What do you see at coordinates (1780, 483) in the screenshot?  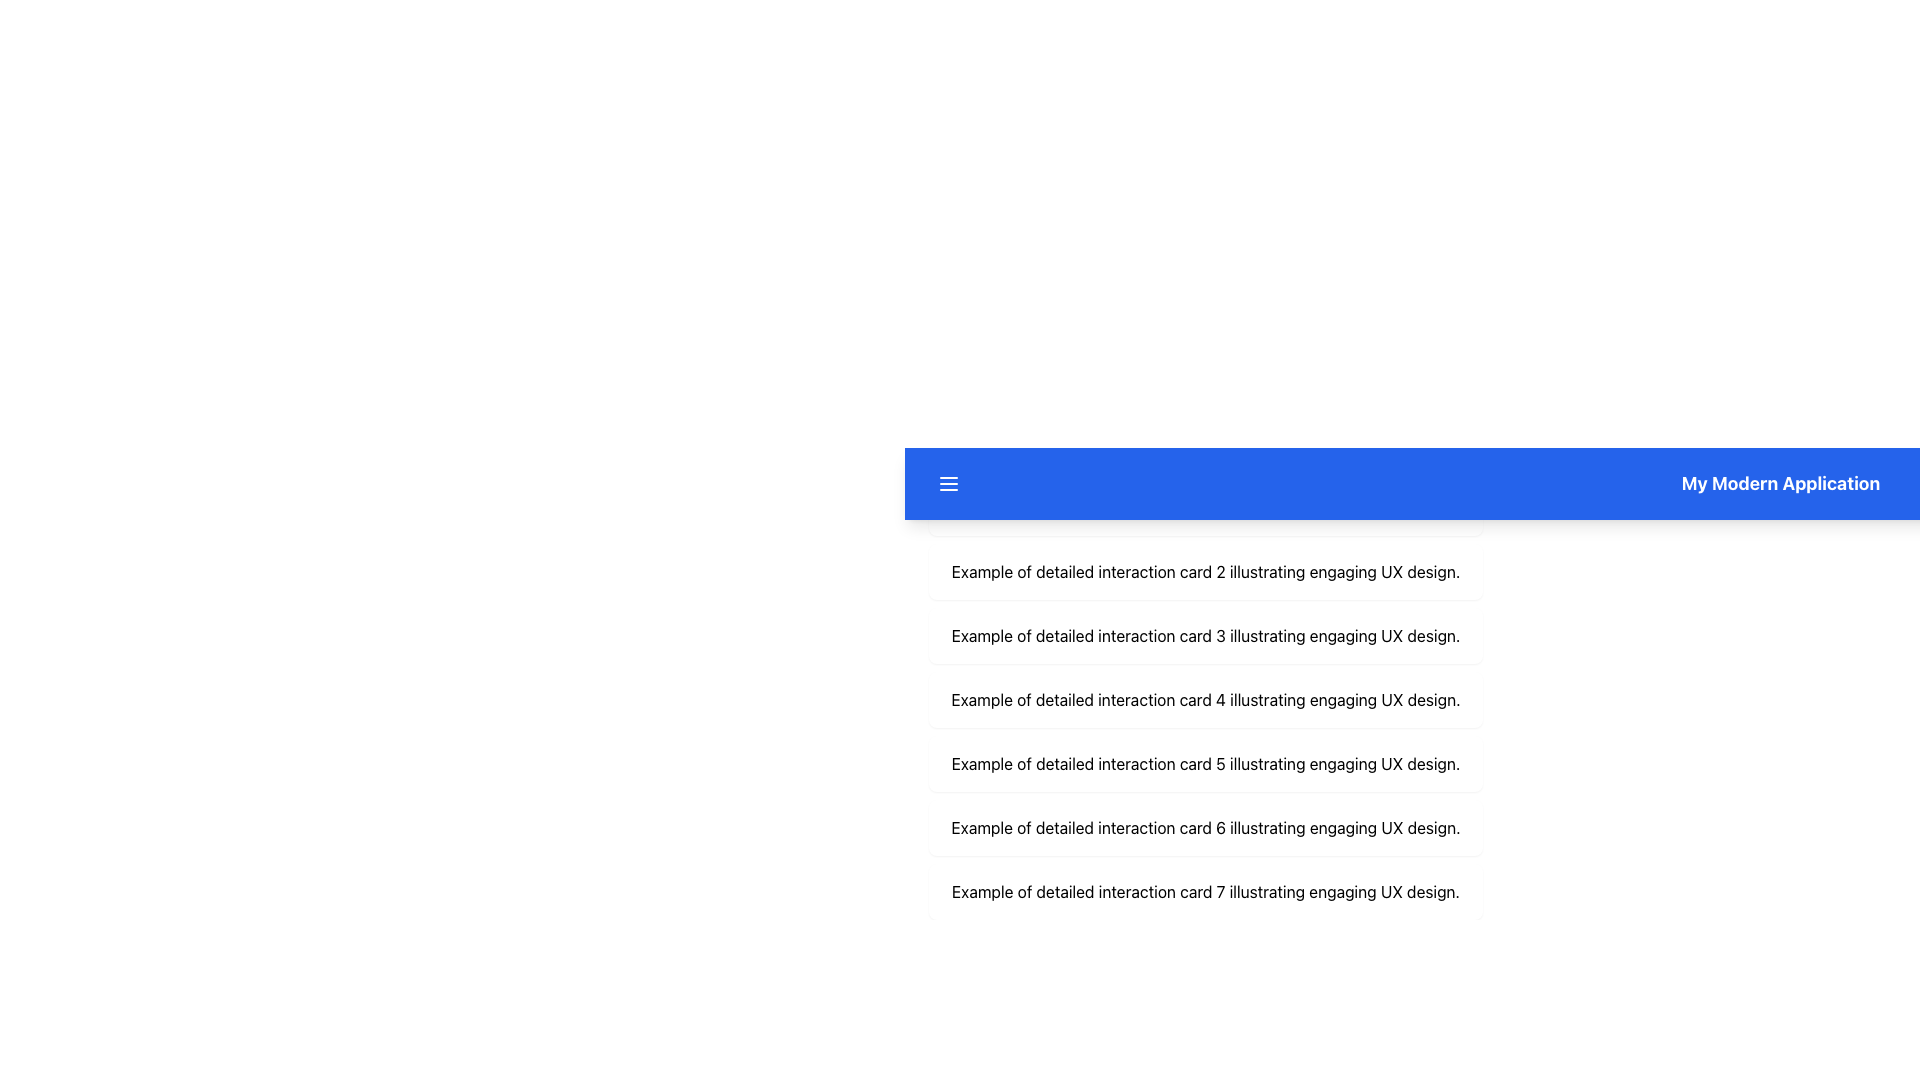 I see `the Text Label that displays 'My Modern Application', which is part of the navigation bar at the top right of the interface` at bounding box center [1780, 483].